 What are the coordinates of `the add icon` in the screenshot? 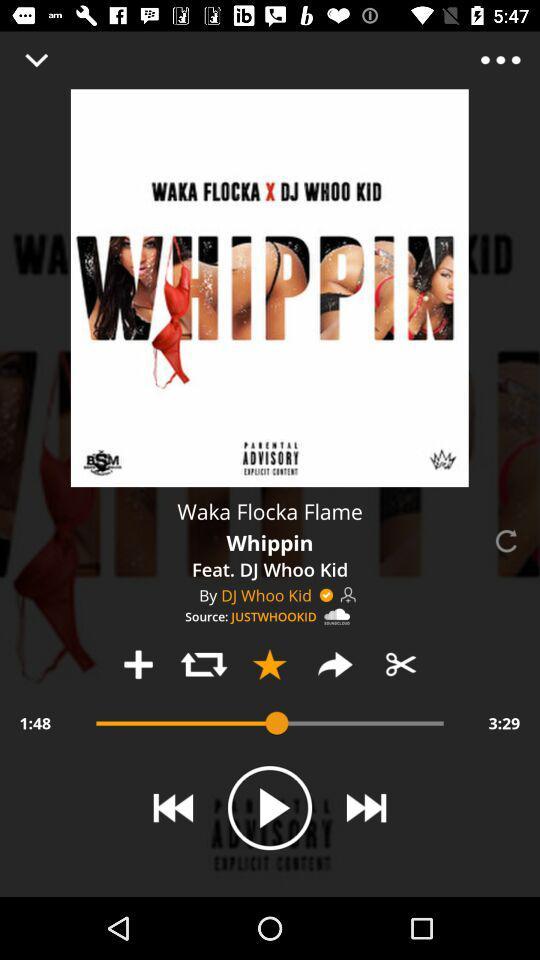 It's located at (137, 664).